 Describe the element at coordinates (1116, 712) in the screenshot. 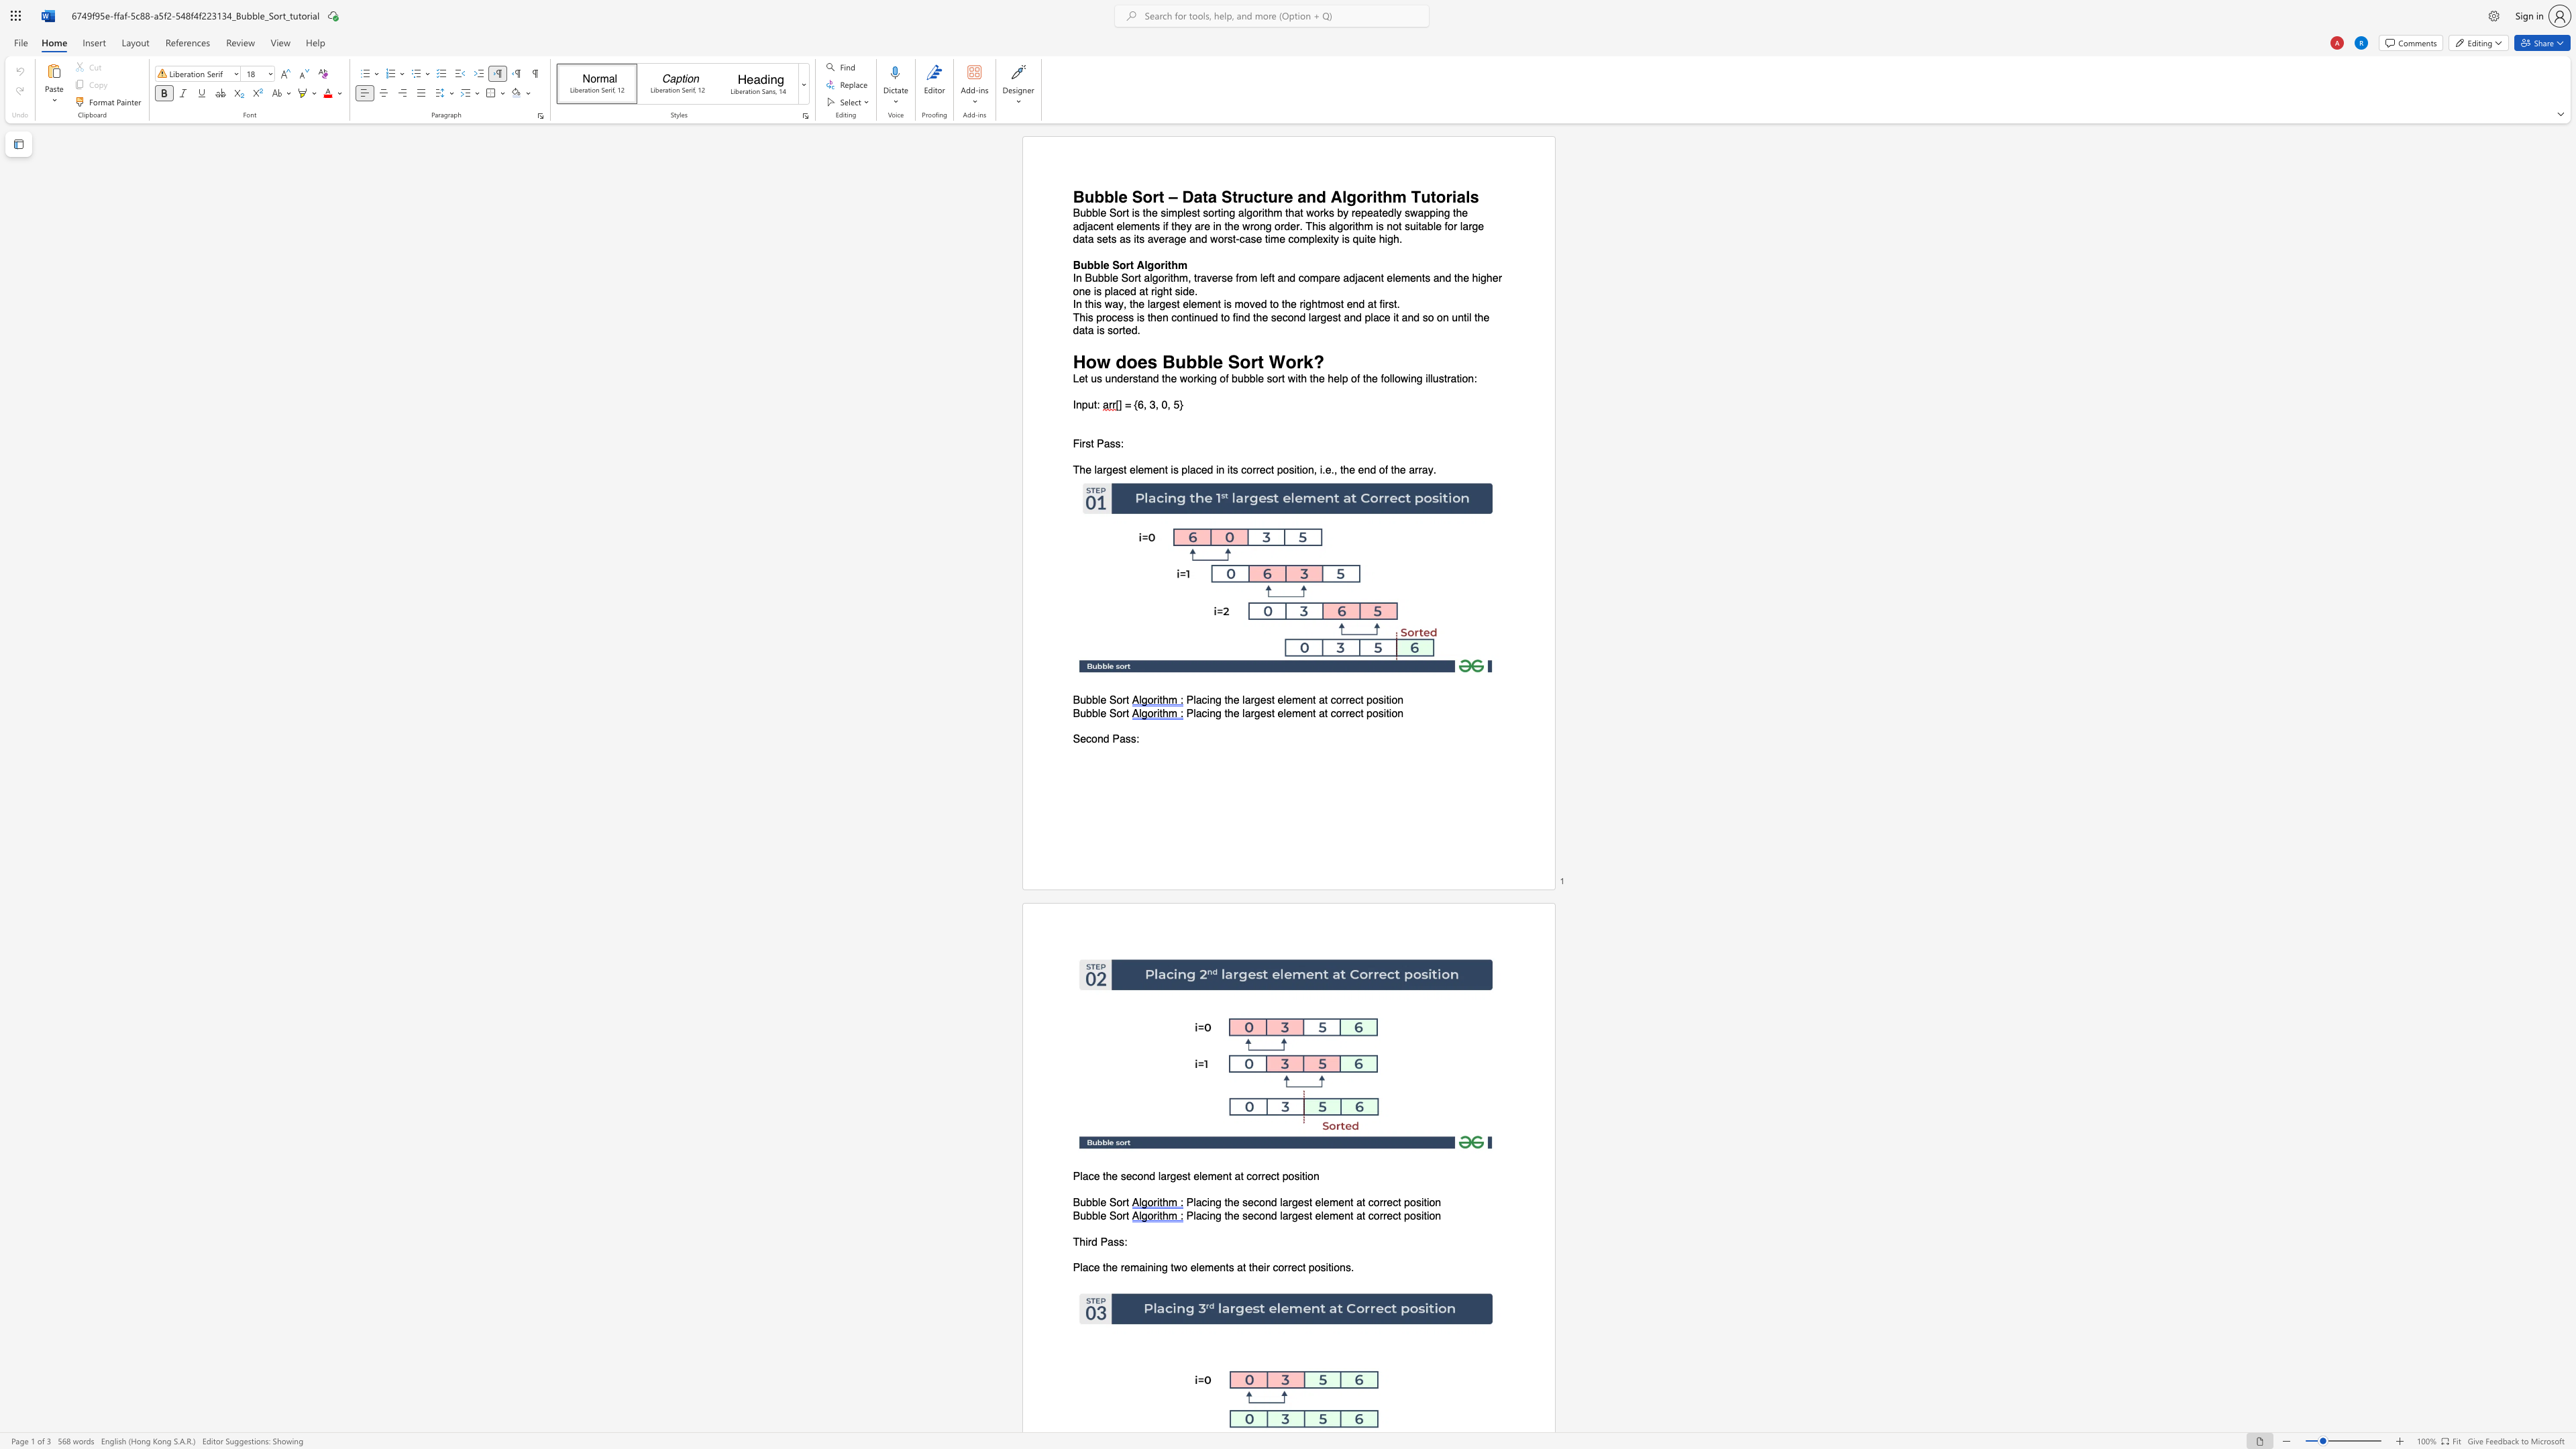

I see `the subset text "or" within the text "Bubble Sort"` at that location.